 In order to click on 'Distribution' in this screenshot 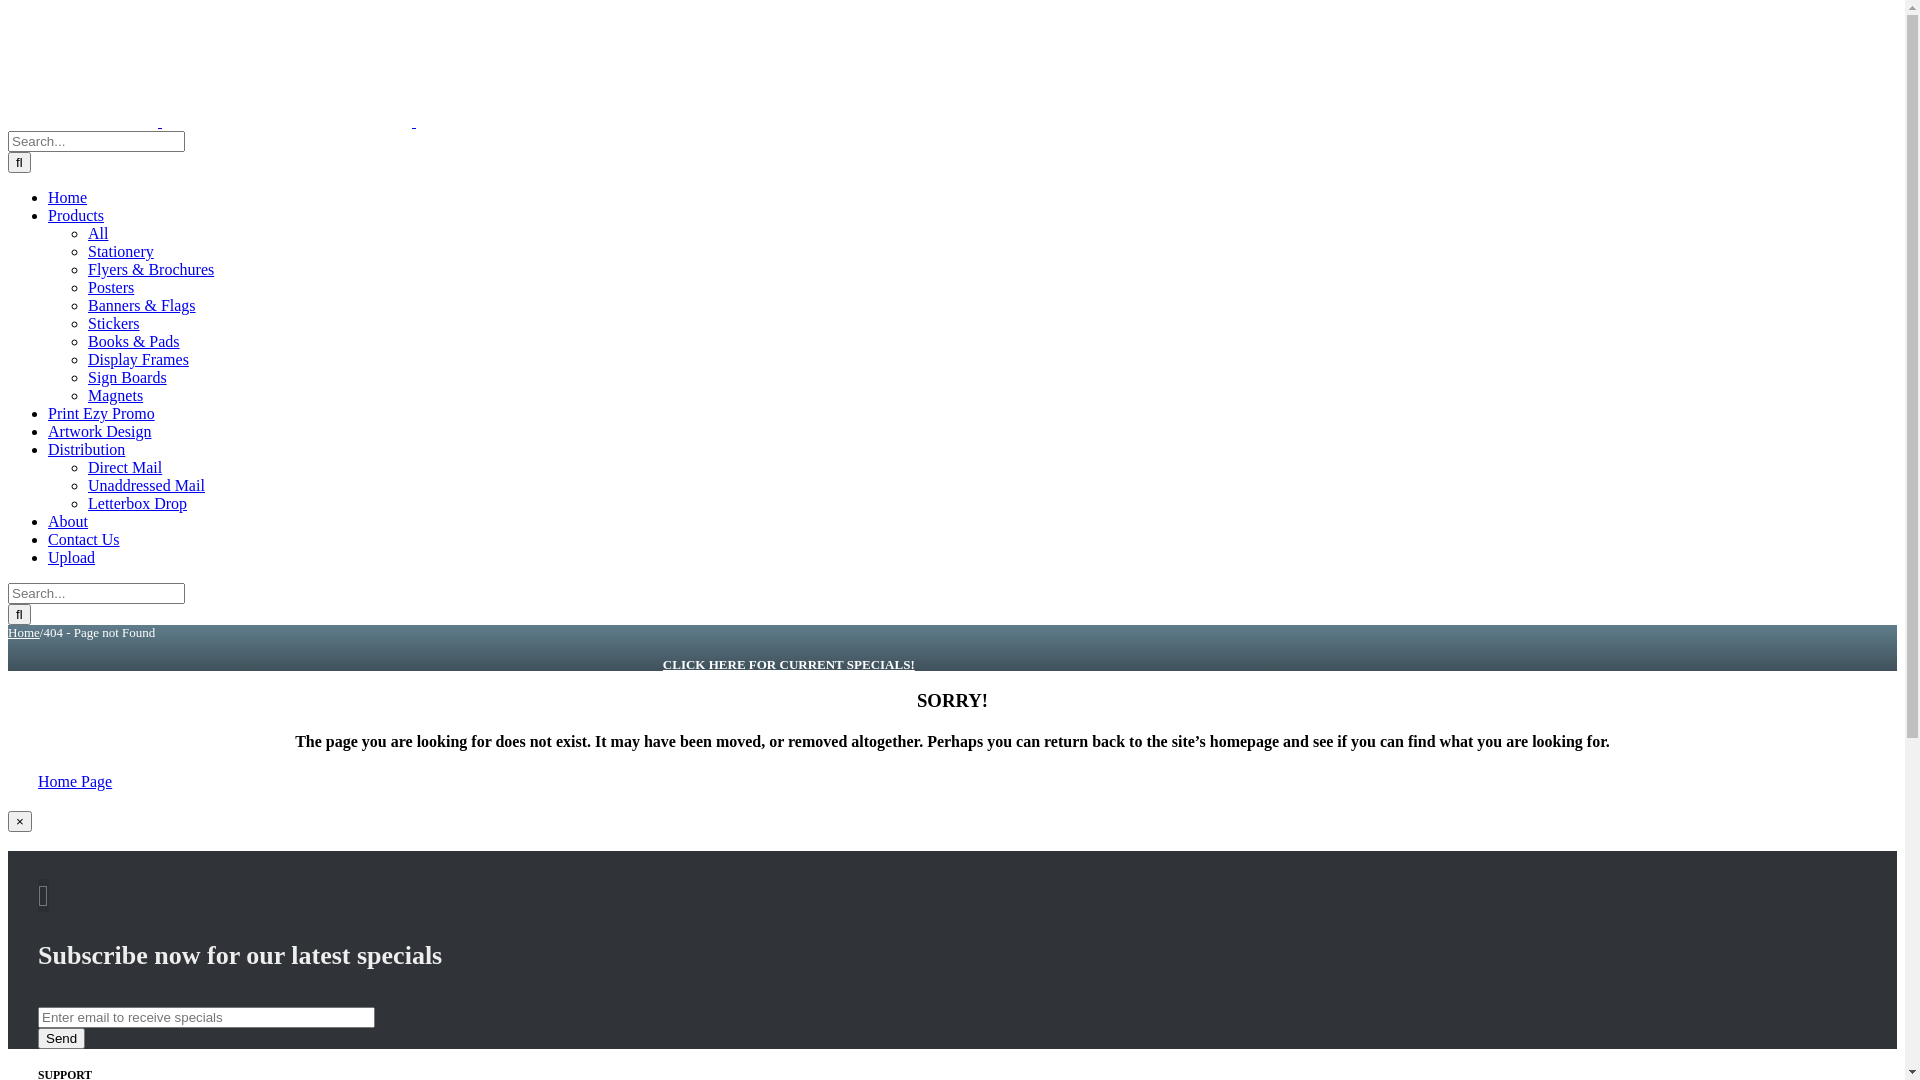, I will do `click(85, 448)`.